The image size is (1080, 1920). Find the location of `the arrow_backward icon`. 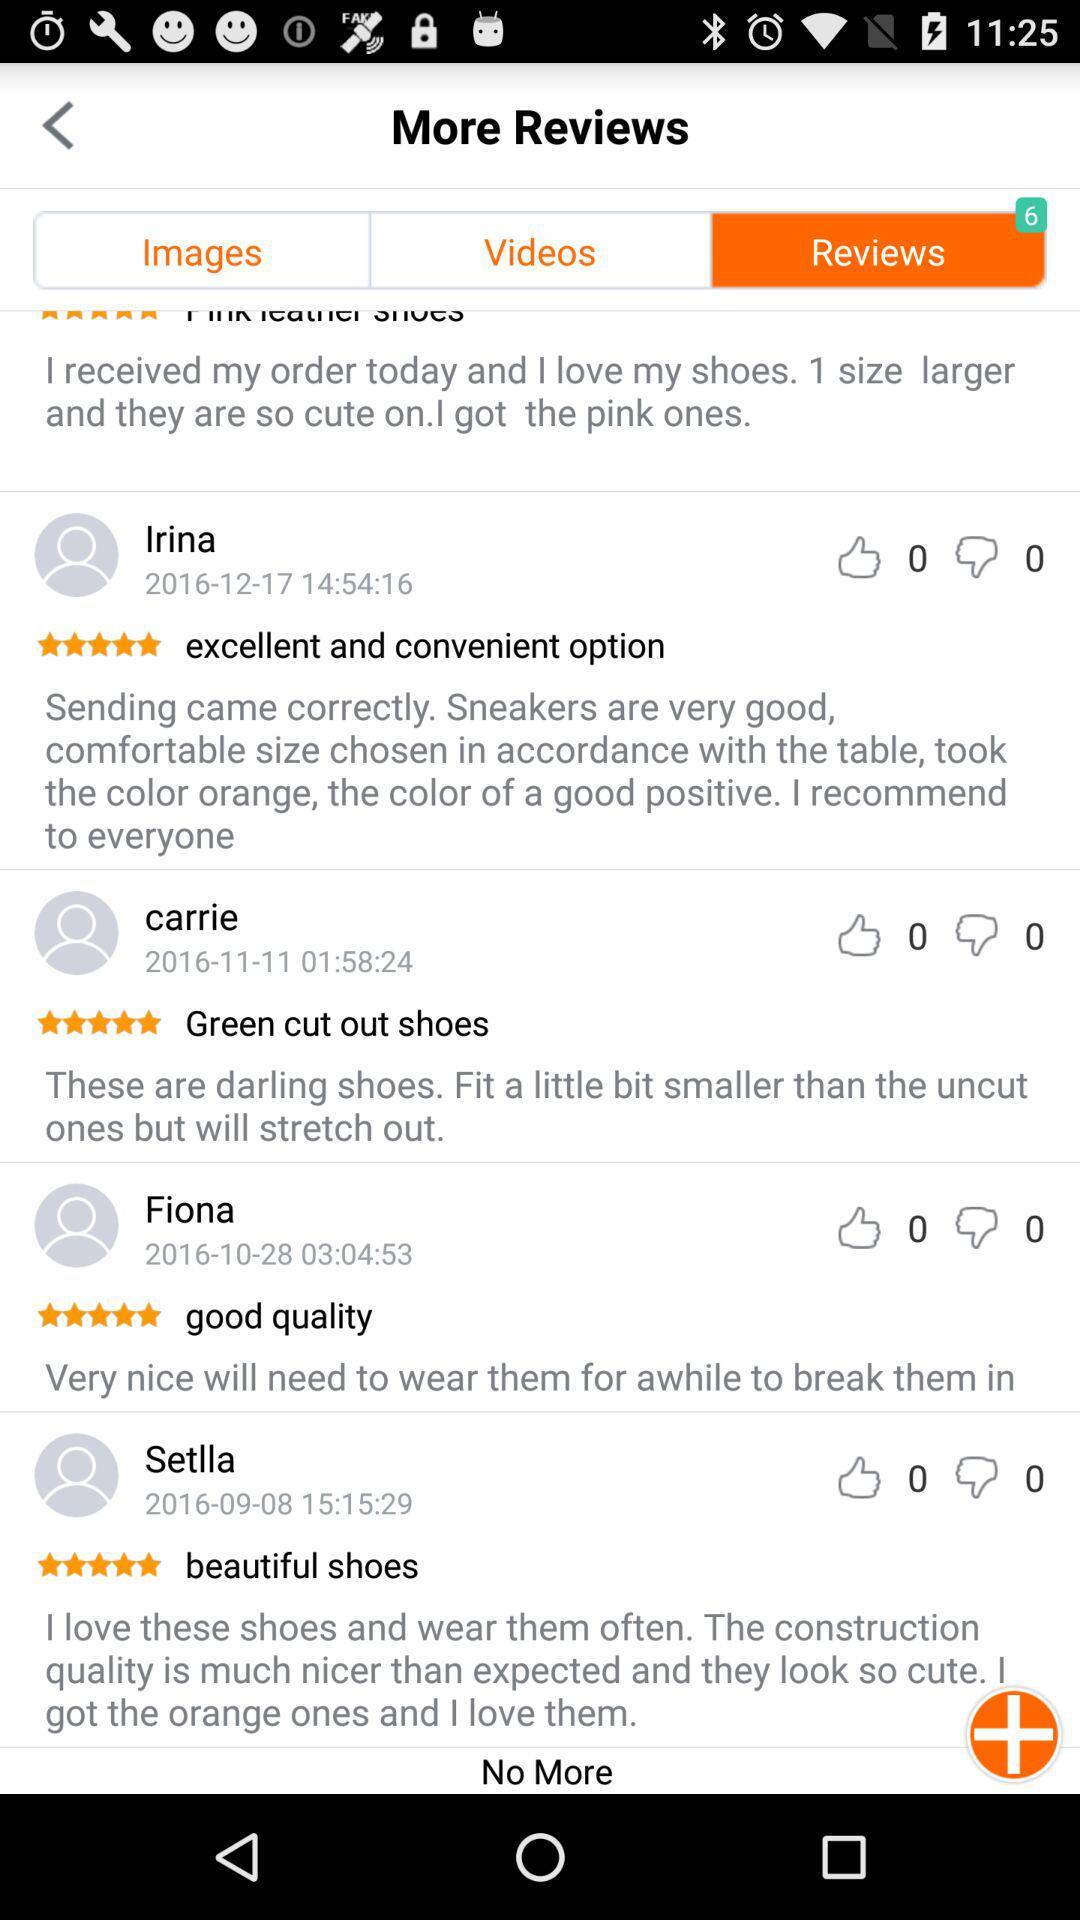

the arrow_backward icon is located at coordinates (56, 133).